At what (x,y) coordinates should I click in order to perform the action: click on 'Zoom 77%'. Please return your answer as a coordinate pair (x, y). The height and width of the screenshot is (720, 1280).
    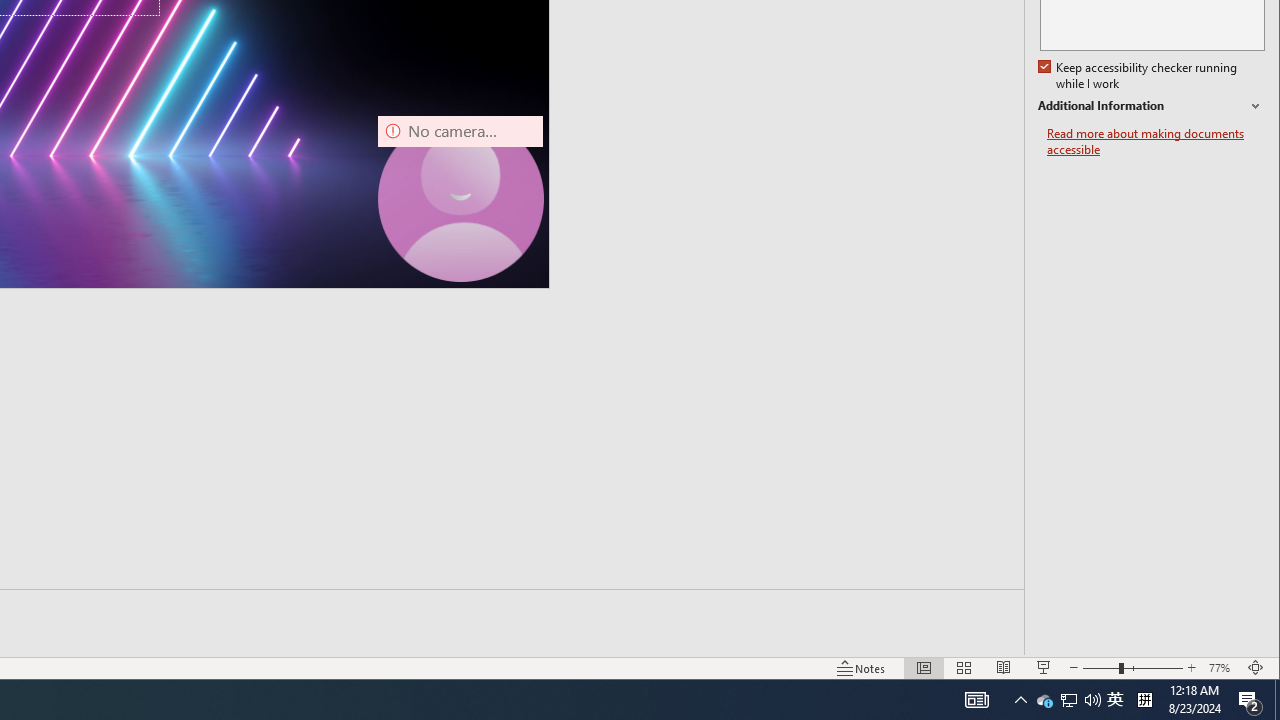
    Looking at the image, I should click on (1221, 668).